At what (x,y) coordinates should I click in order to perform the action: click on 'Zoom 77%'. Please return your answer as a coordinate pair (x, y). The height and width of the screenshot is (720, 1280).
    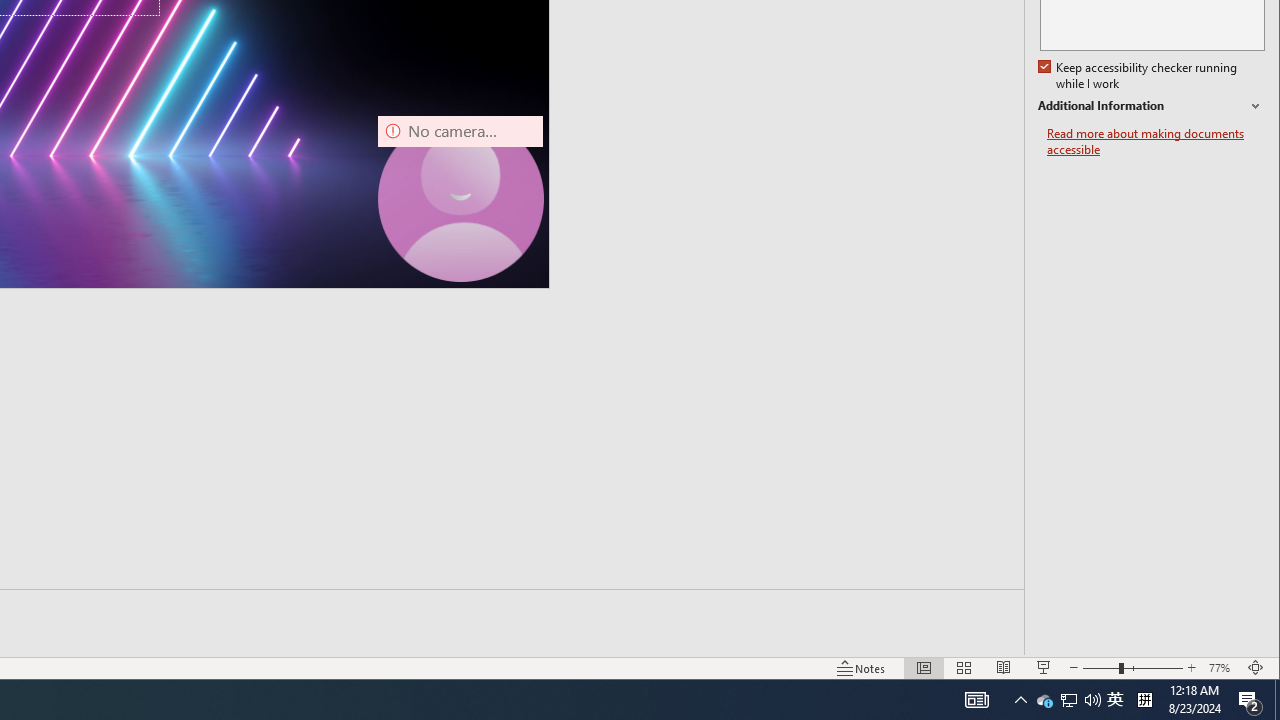
    Looking at the image, I should click on (1221, 668).